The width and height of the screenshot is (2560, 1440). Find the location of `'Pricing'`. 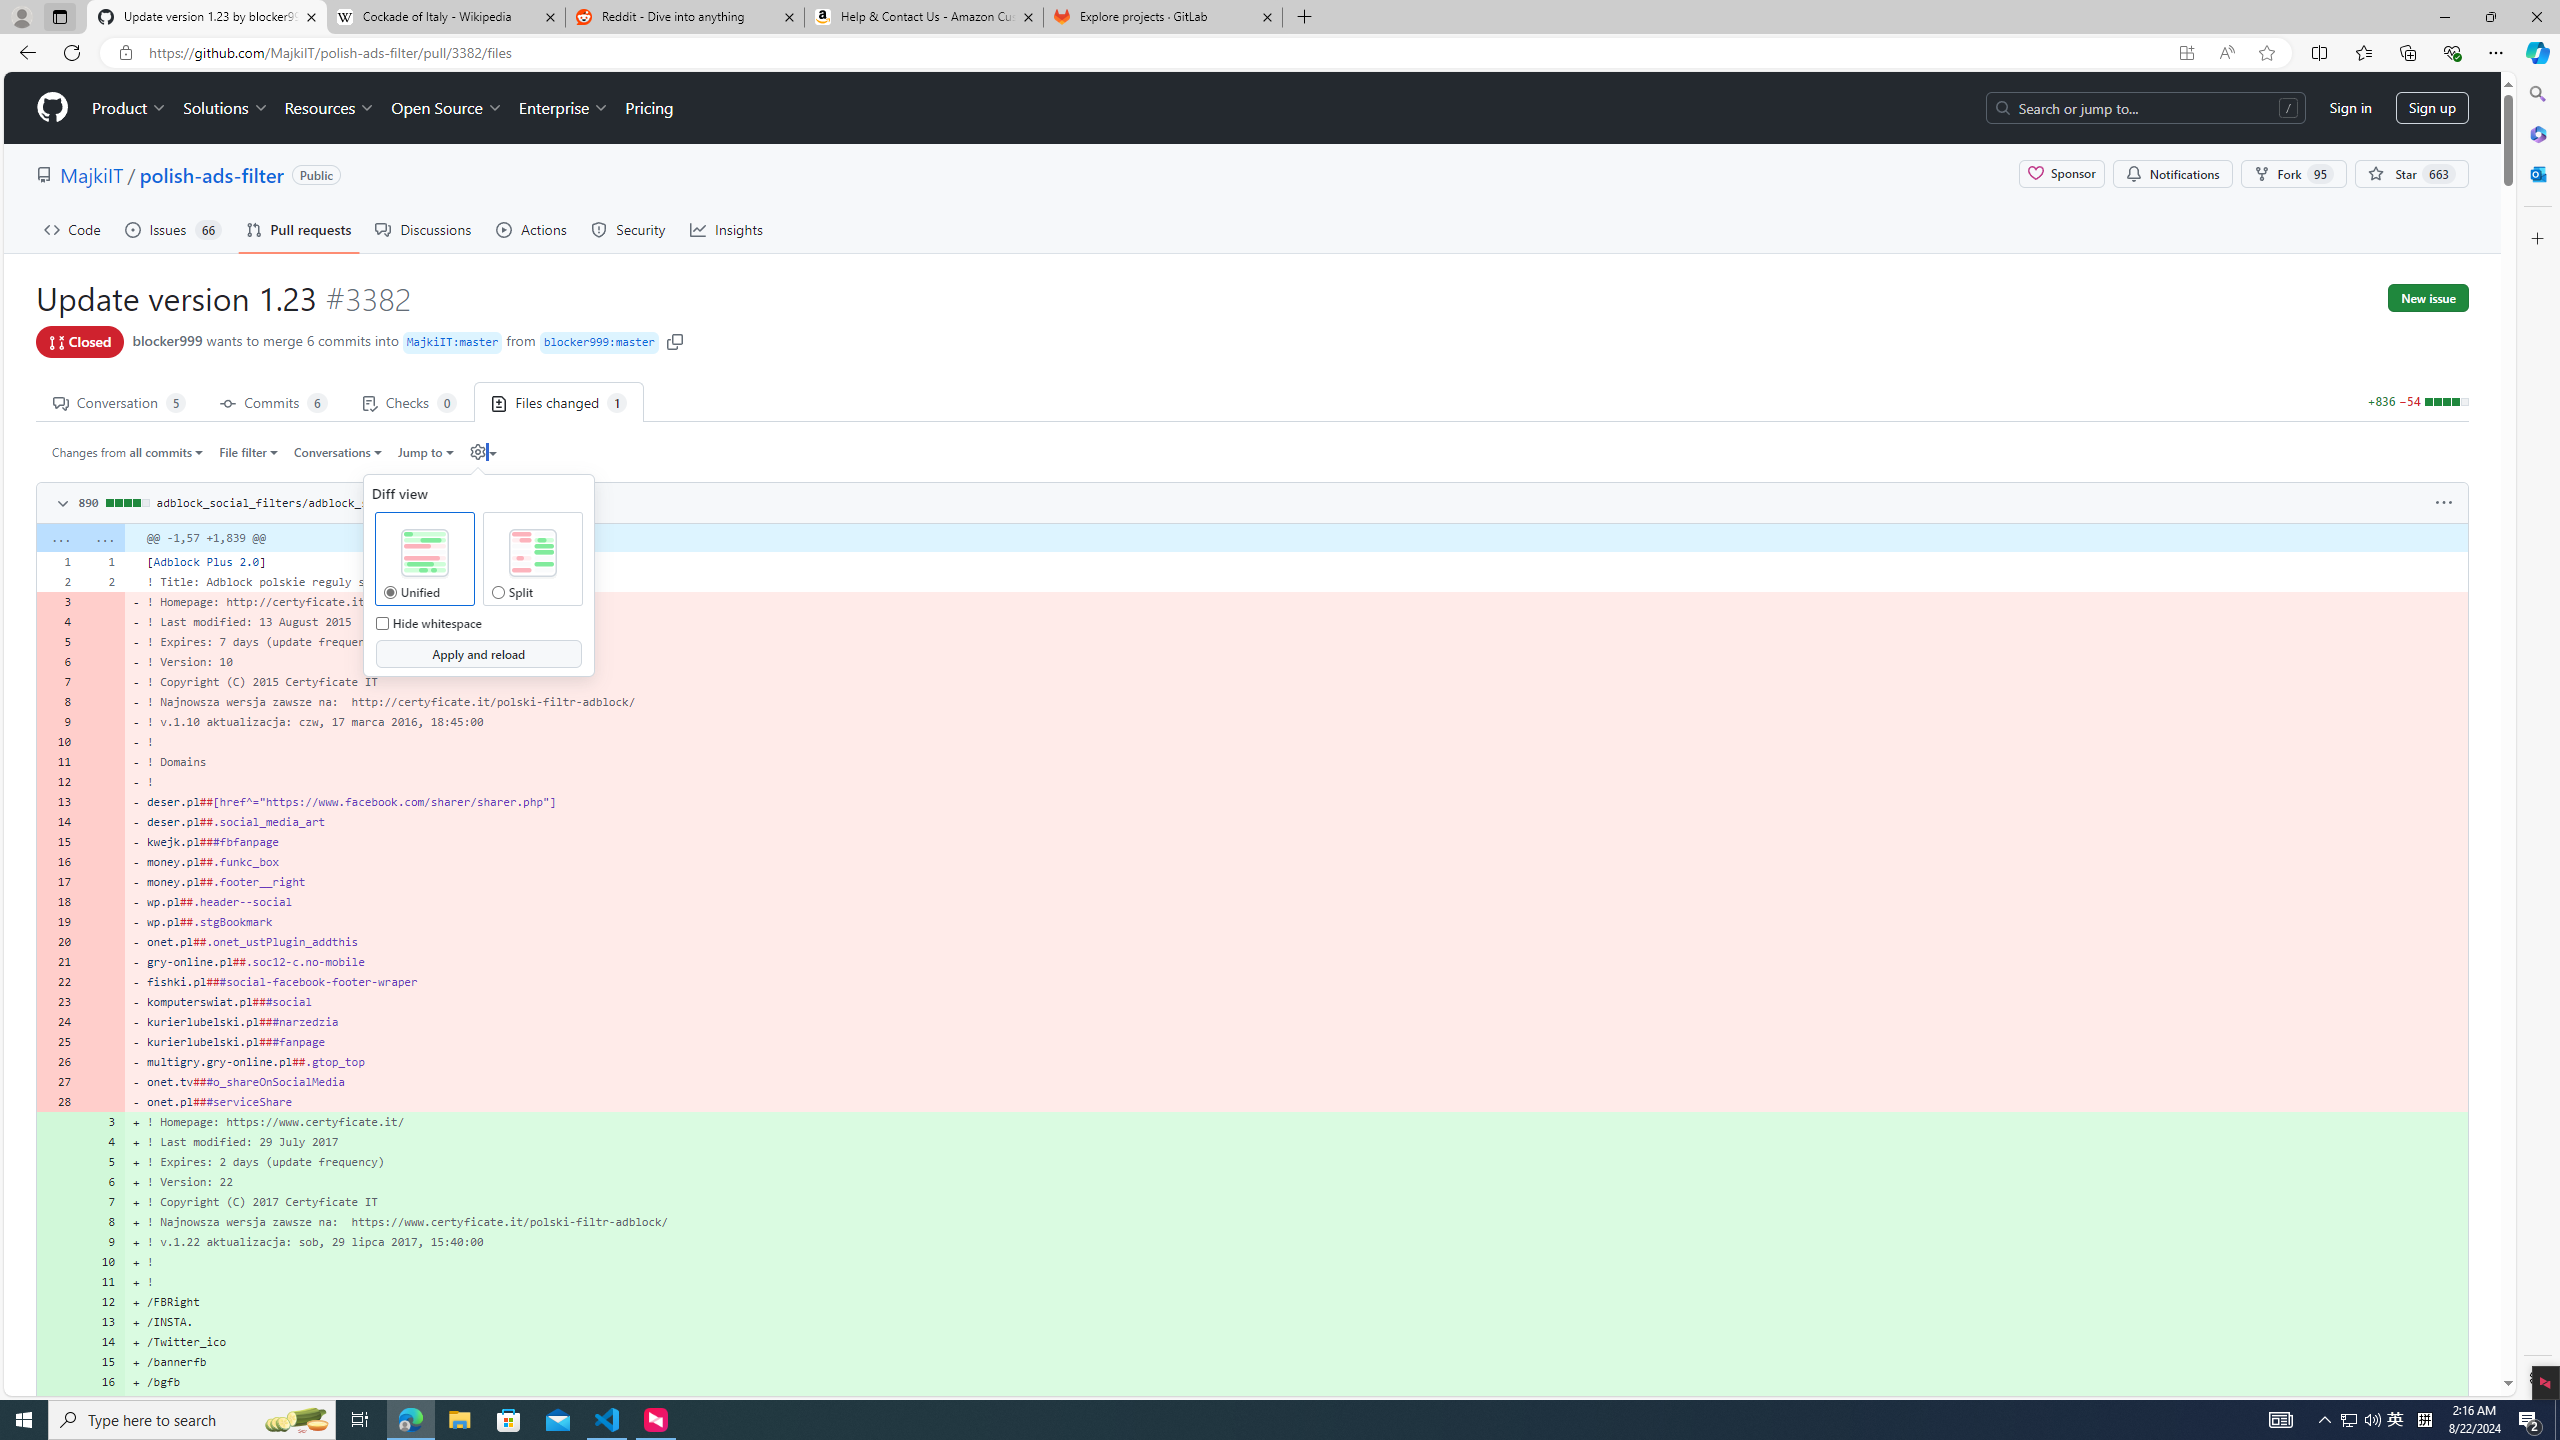

'Pricing' is located at coordinates (648, 107).